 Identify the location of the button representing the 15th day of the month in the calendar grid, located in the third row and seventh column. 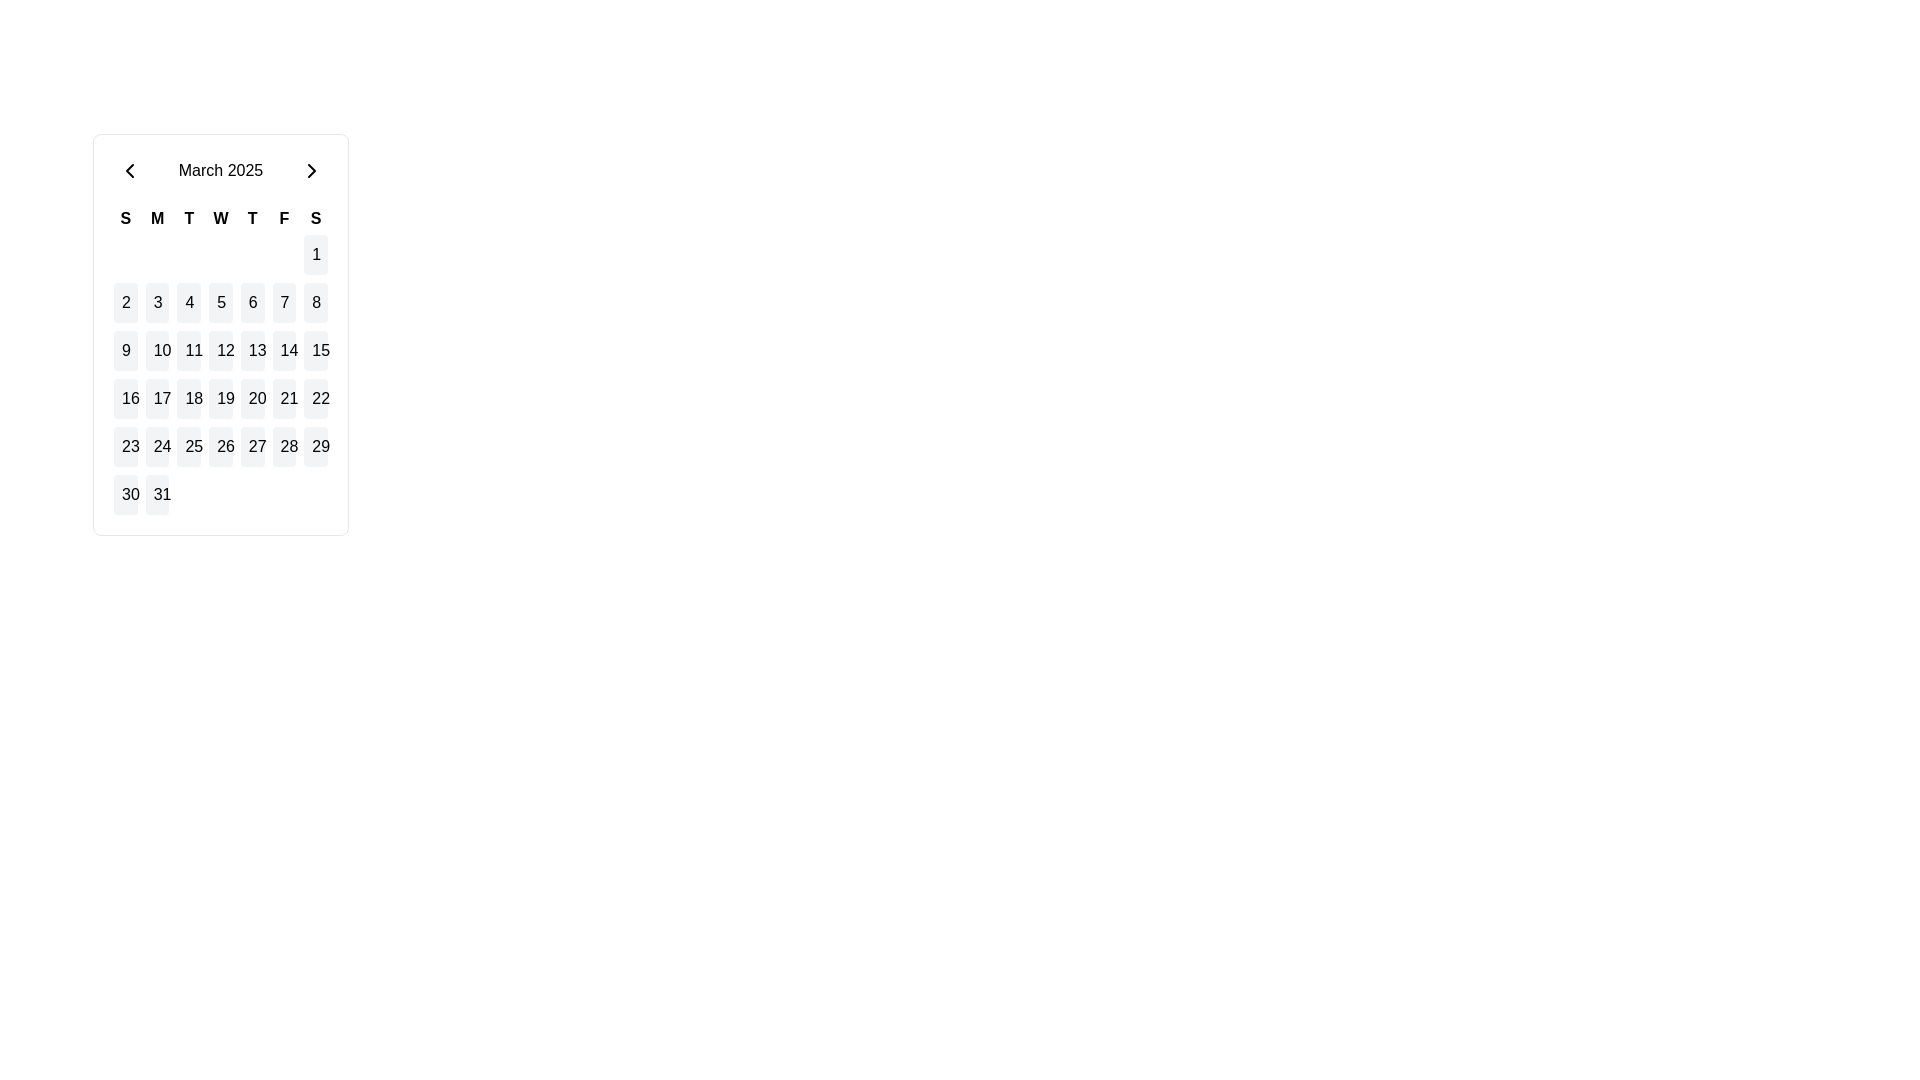
(315, 350).